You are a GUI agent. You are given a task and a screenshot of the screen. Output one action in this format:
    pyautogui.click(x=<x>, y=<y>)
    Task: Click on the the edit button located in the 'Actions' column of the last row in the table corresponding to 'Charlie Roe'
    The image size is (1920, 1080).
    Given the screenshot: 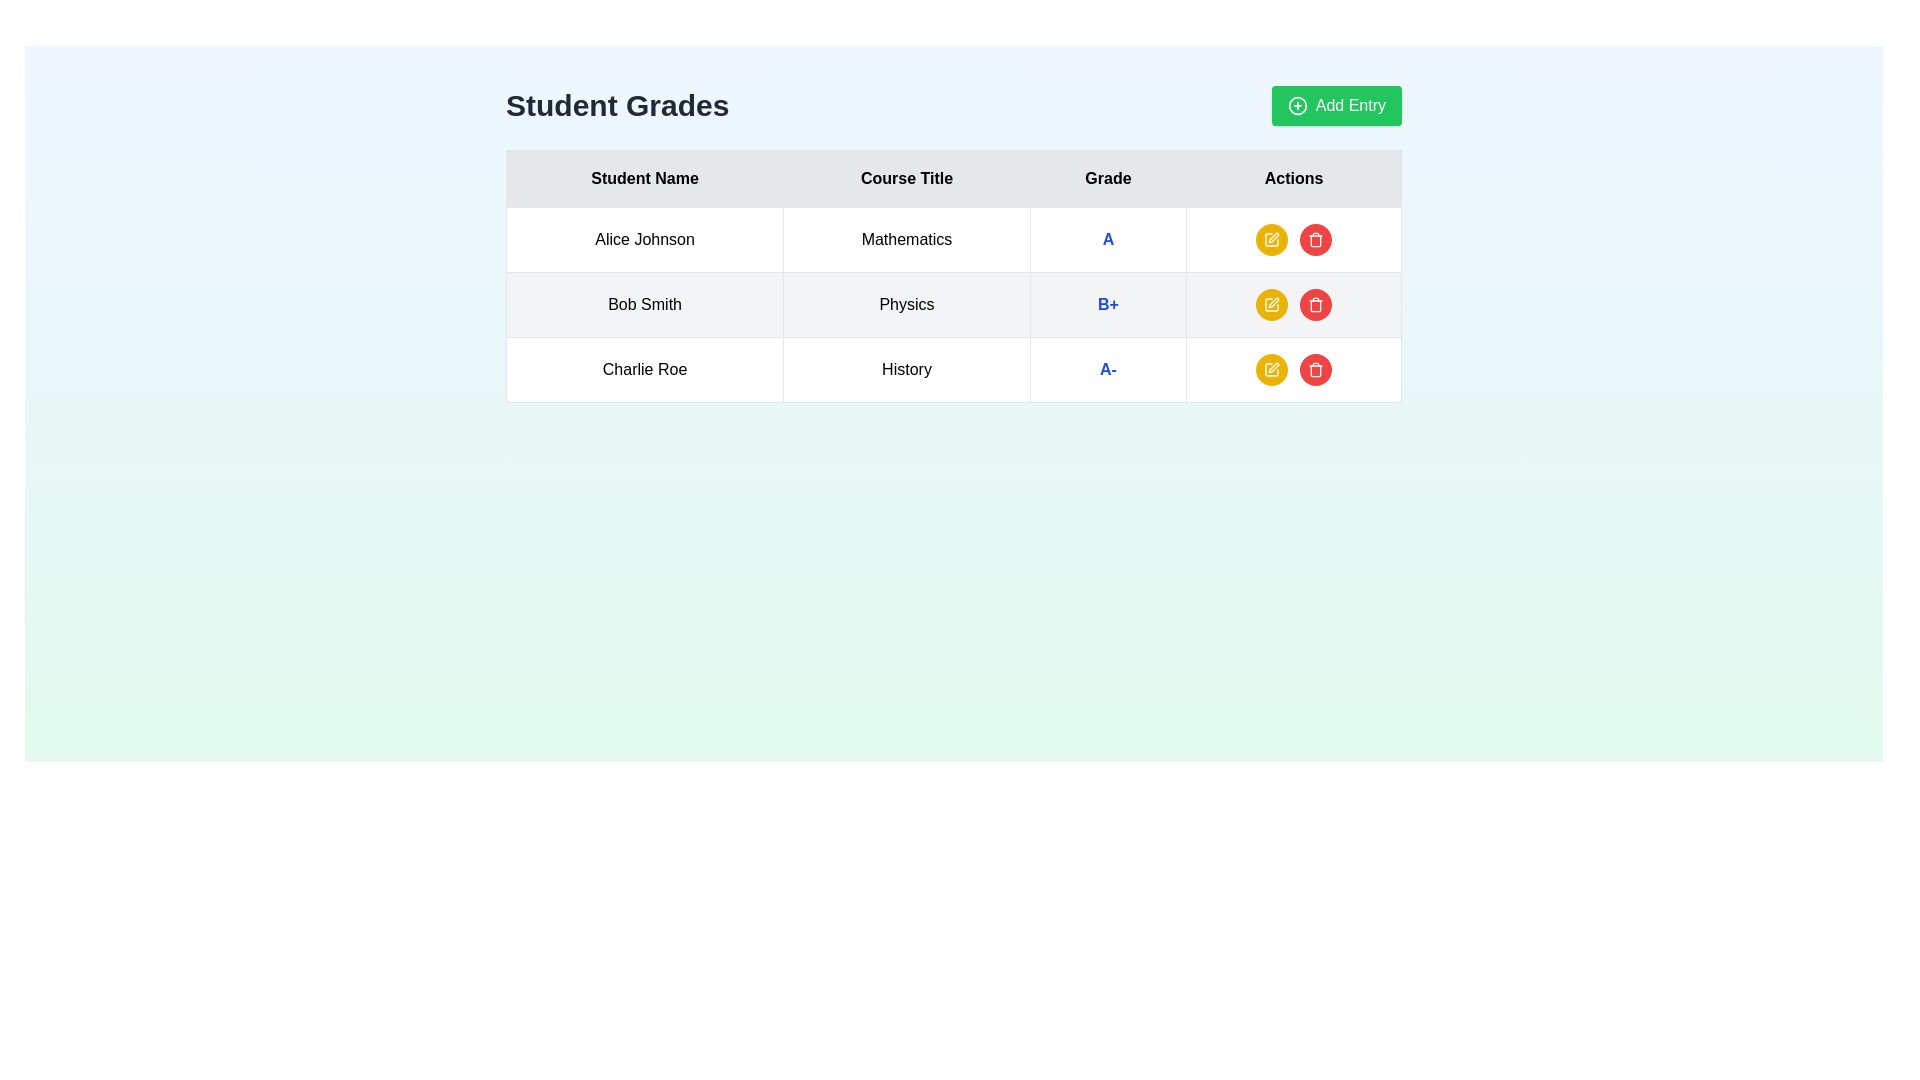 What is the action you would take?
    pyautogui.click(x=1271, y=370)
    